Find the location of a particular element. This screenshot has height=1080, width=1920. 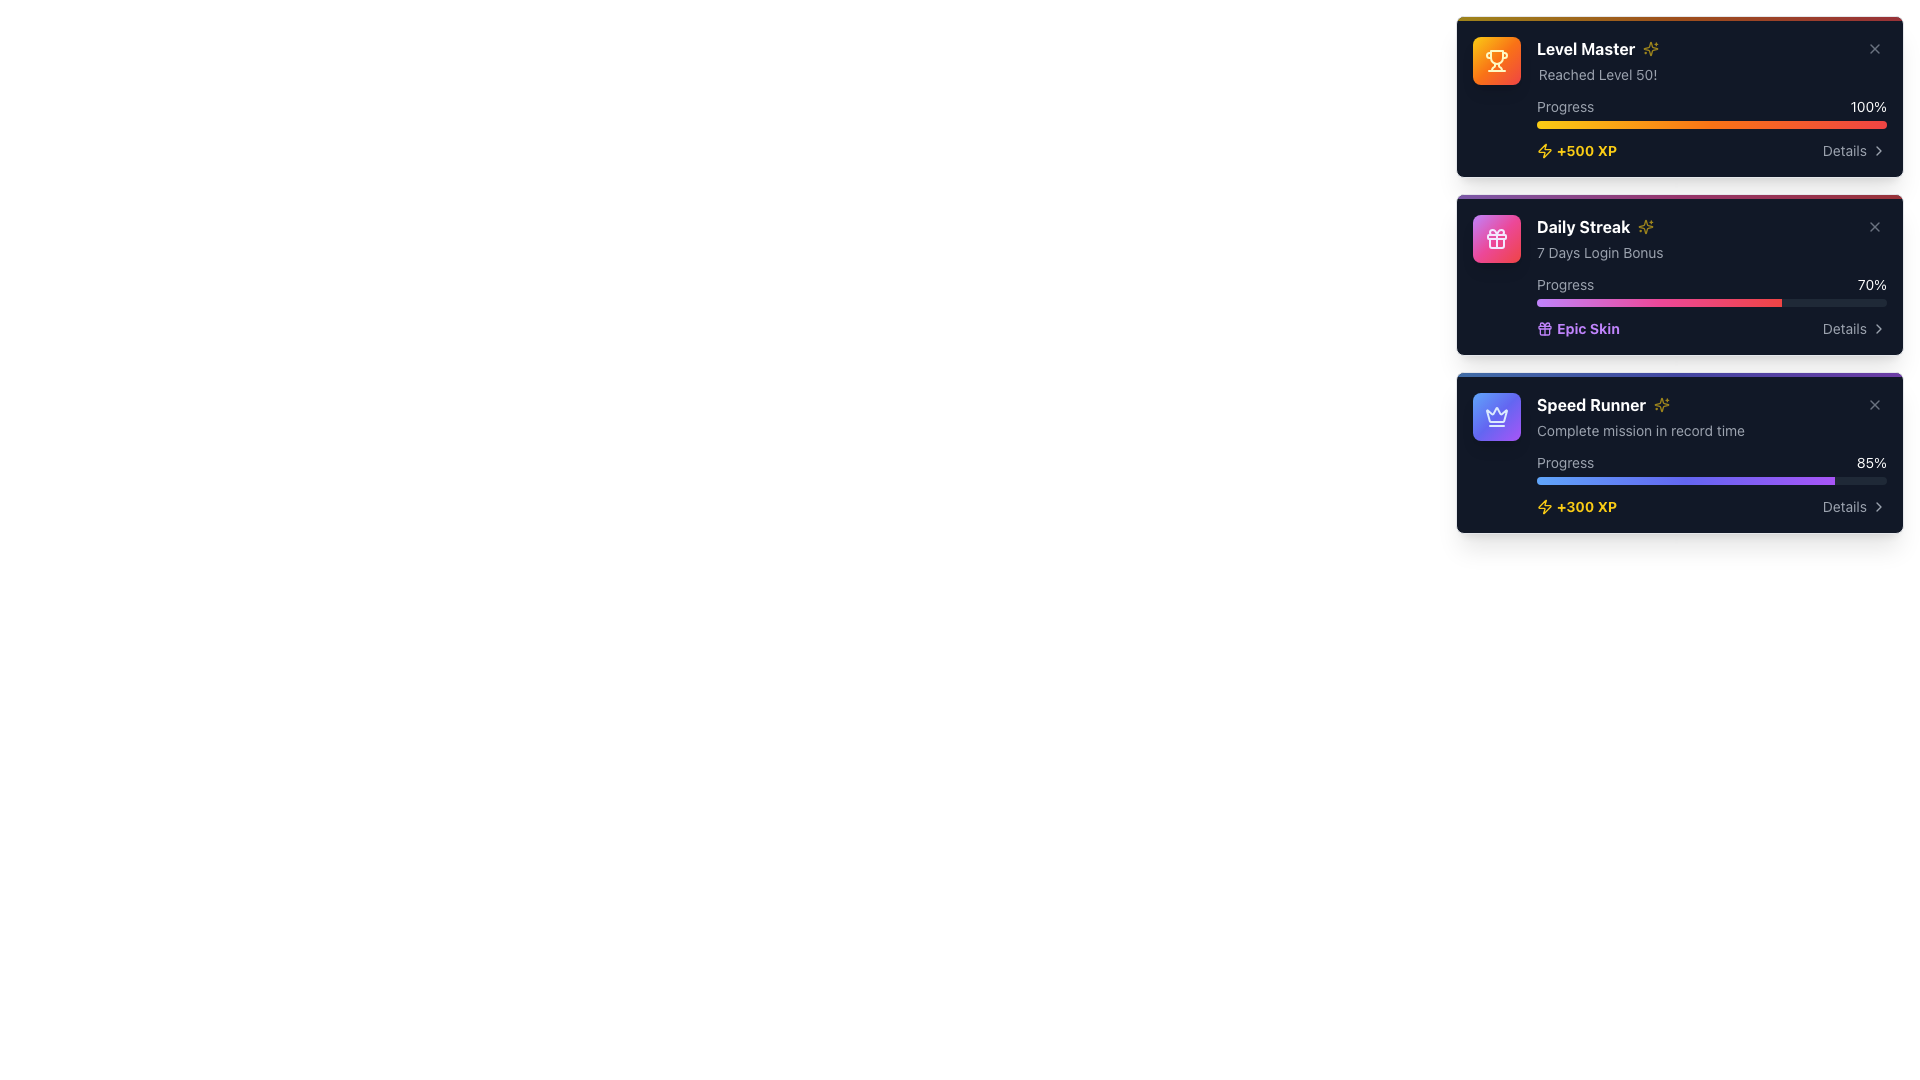

the 'Details' button which is located at the bottom-right corner of the third box in the vertical list, triggering a style change from gray to white is located at coordinates (1853, 505).